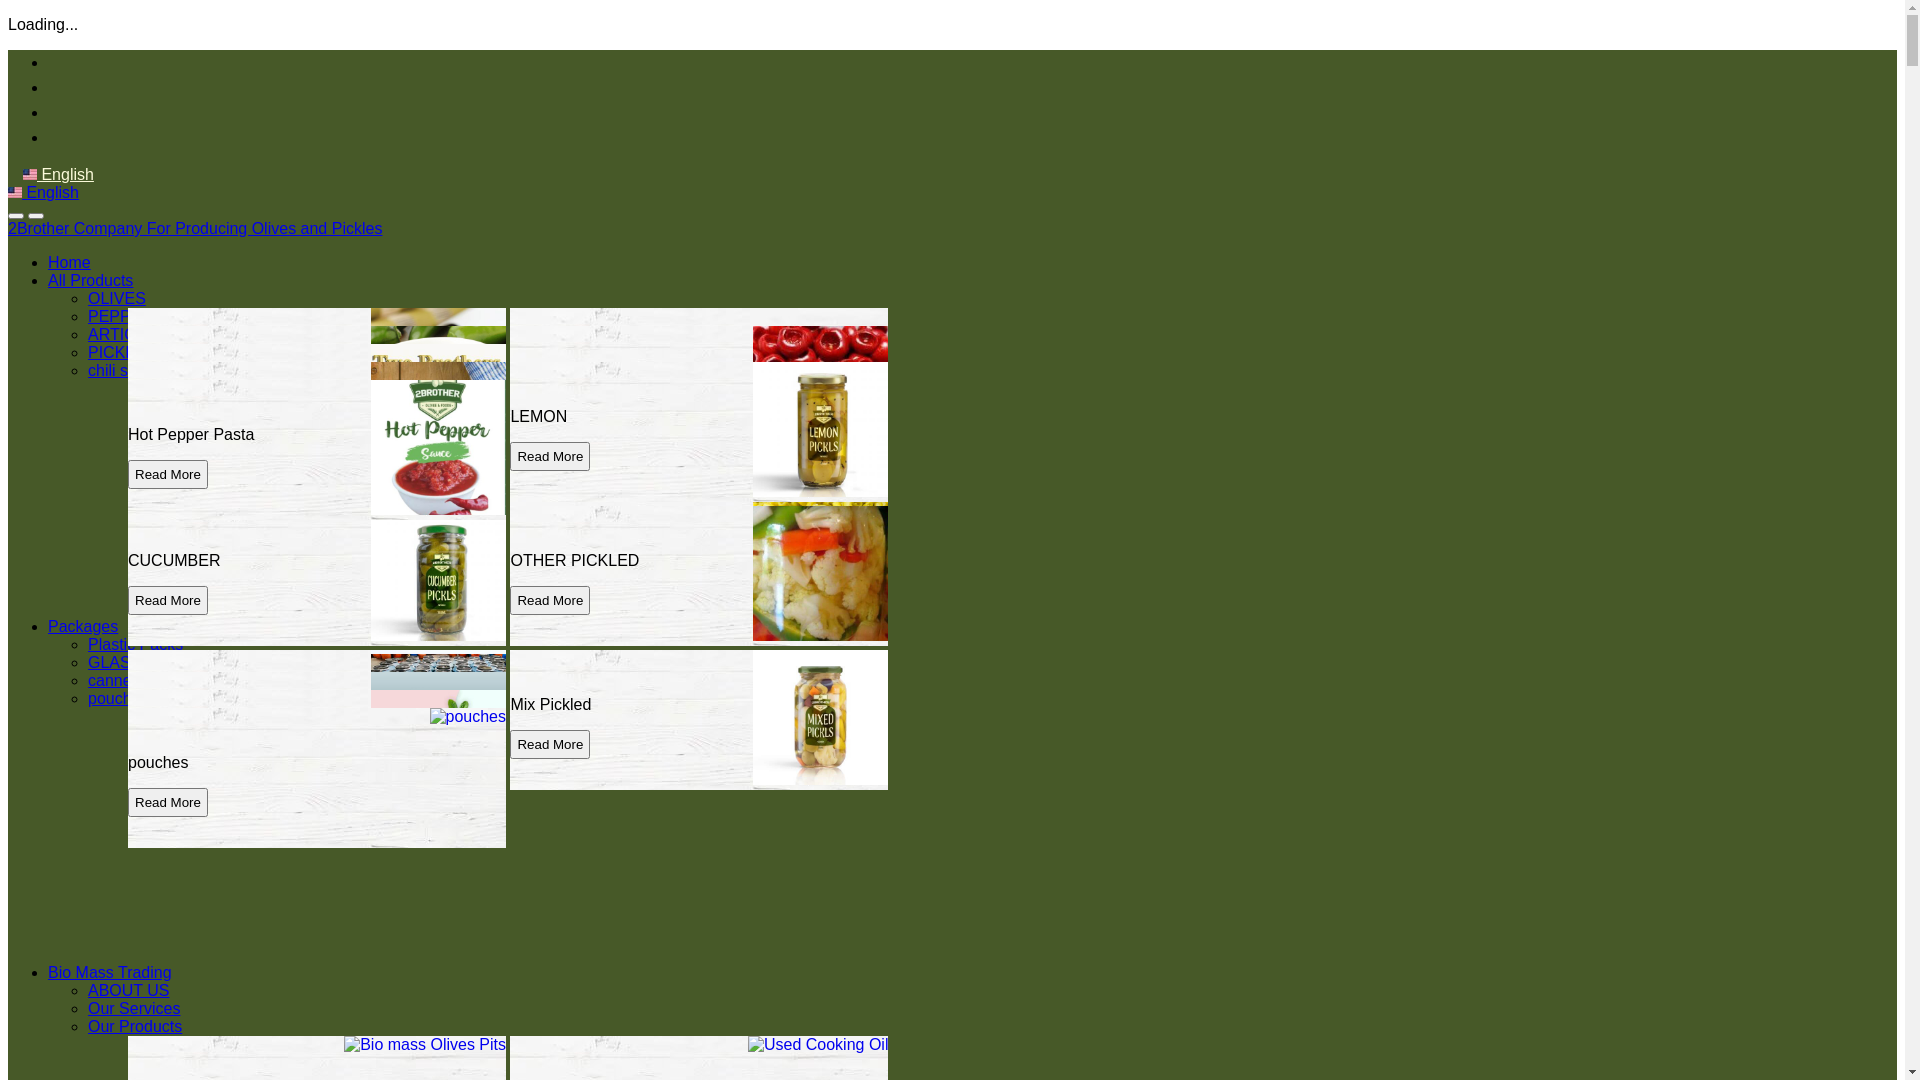  Describe the element at coordinates (315, 575) in the screenshot. I see `'CUCUMBER` at that location.